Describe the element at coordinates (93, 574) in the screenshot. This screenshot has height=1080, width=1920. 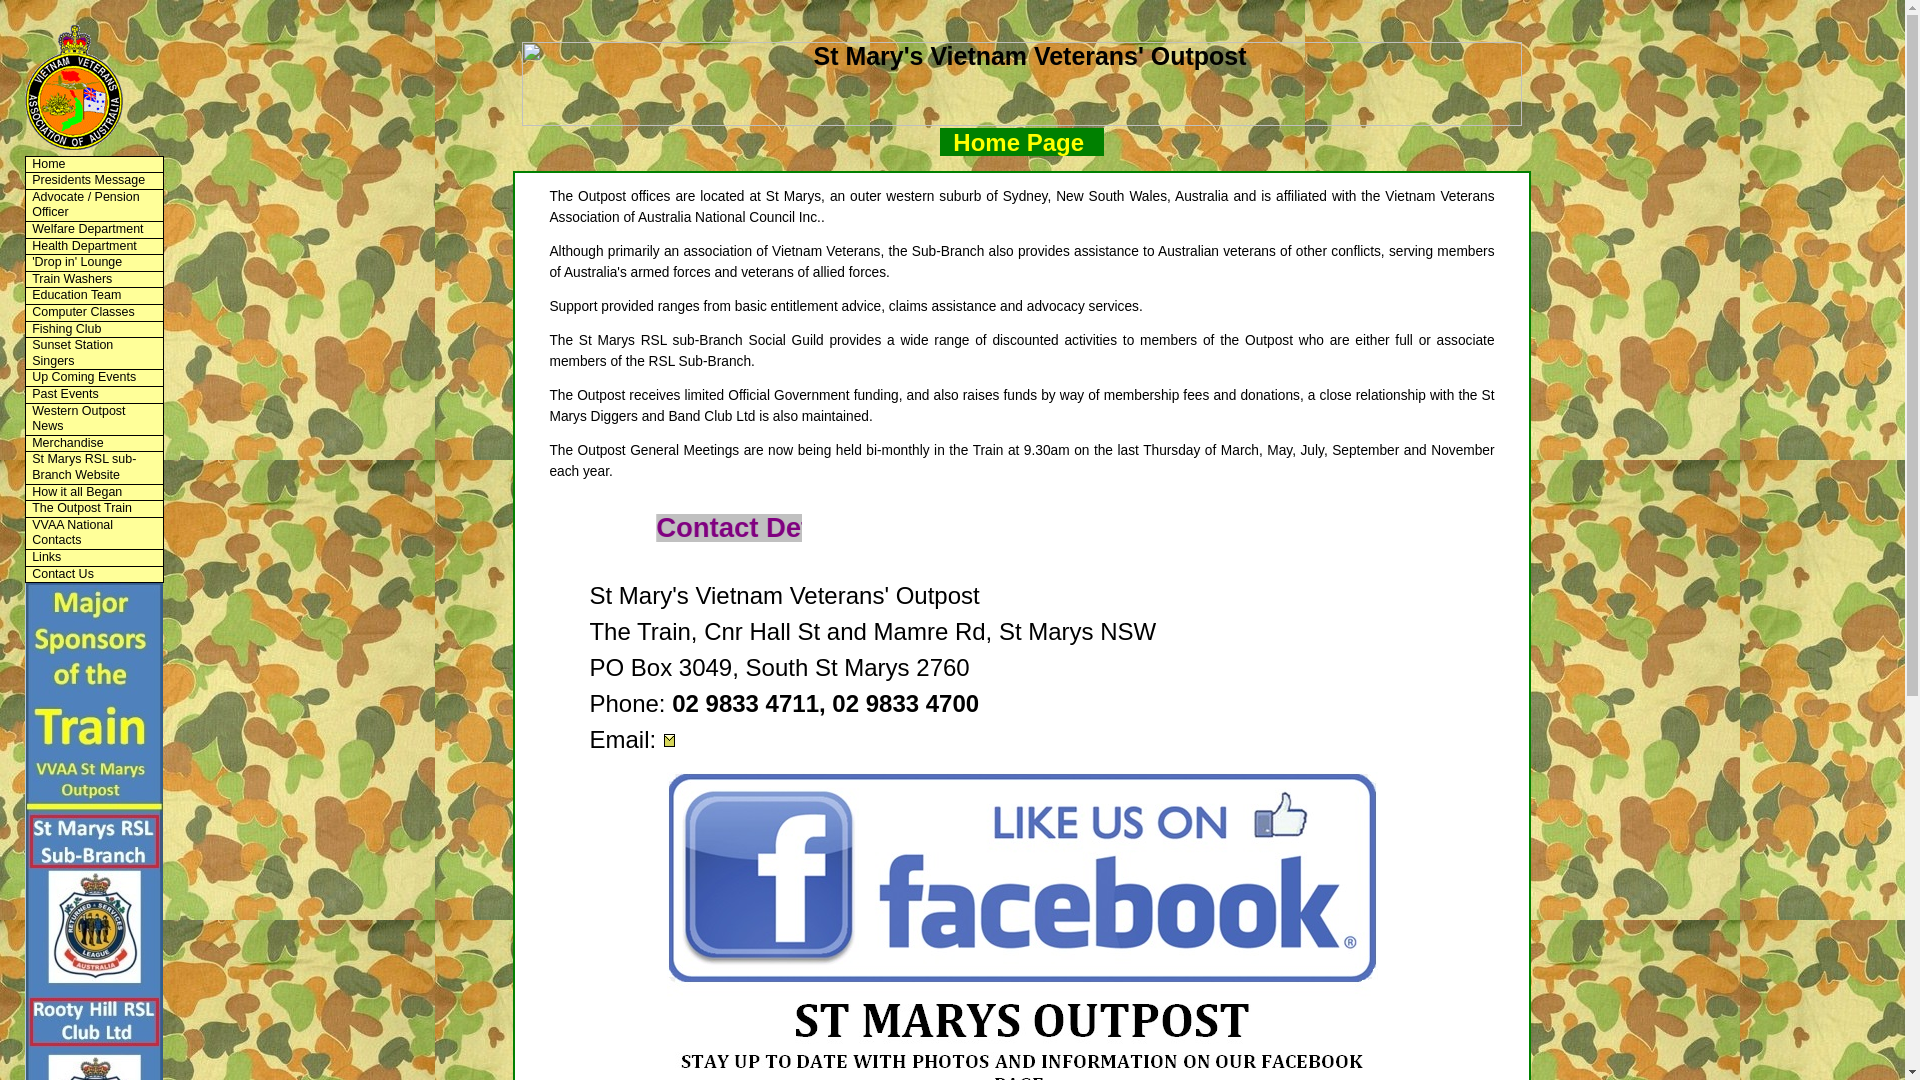
I see `'Contact Us'` at that location.